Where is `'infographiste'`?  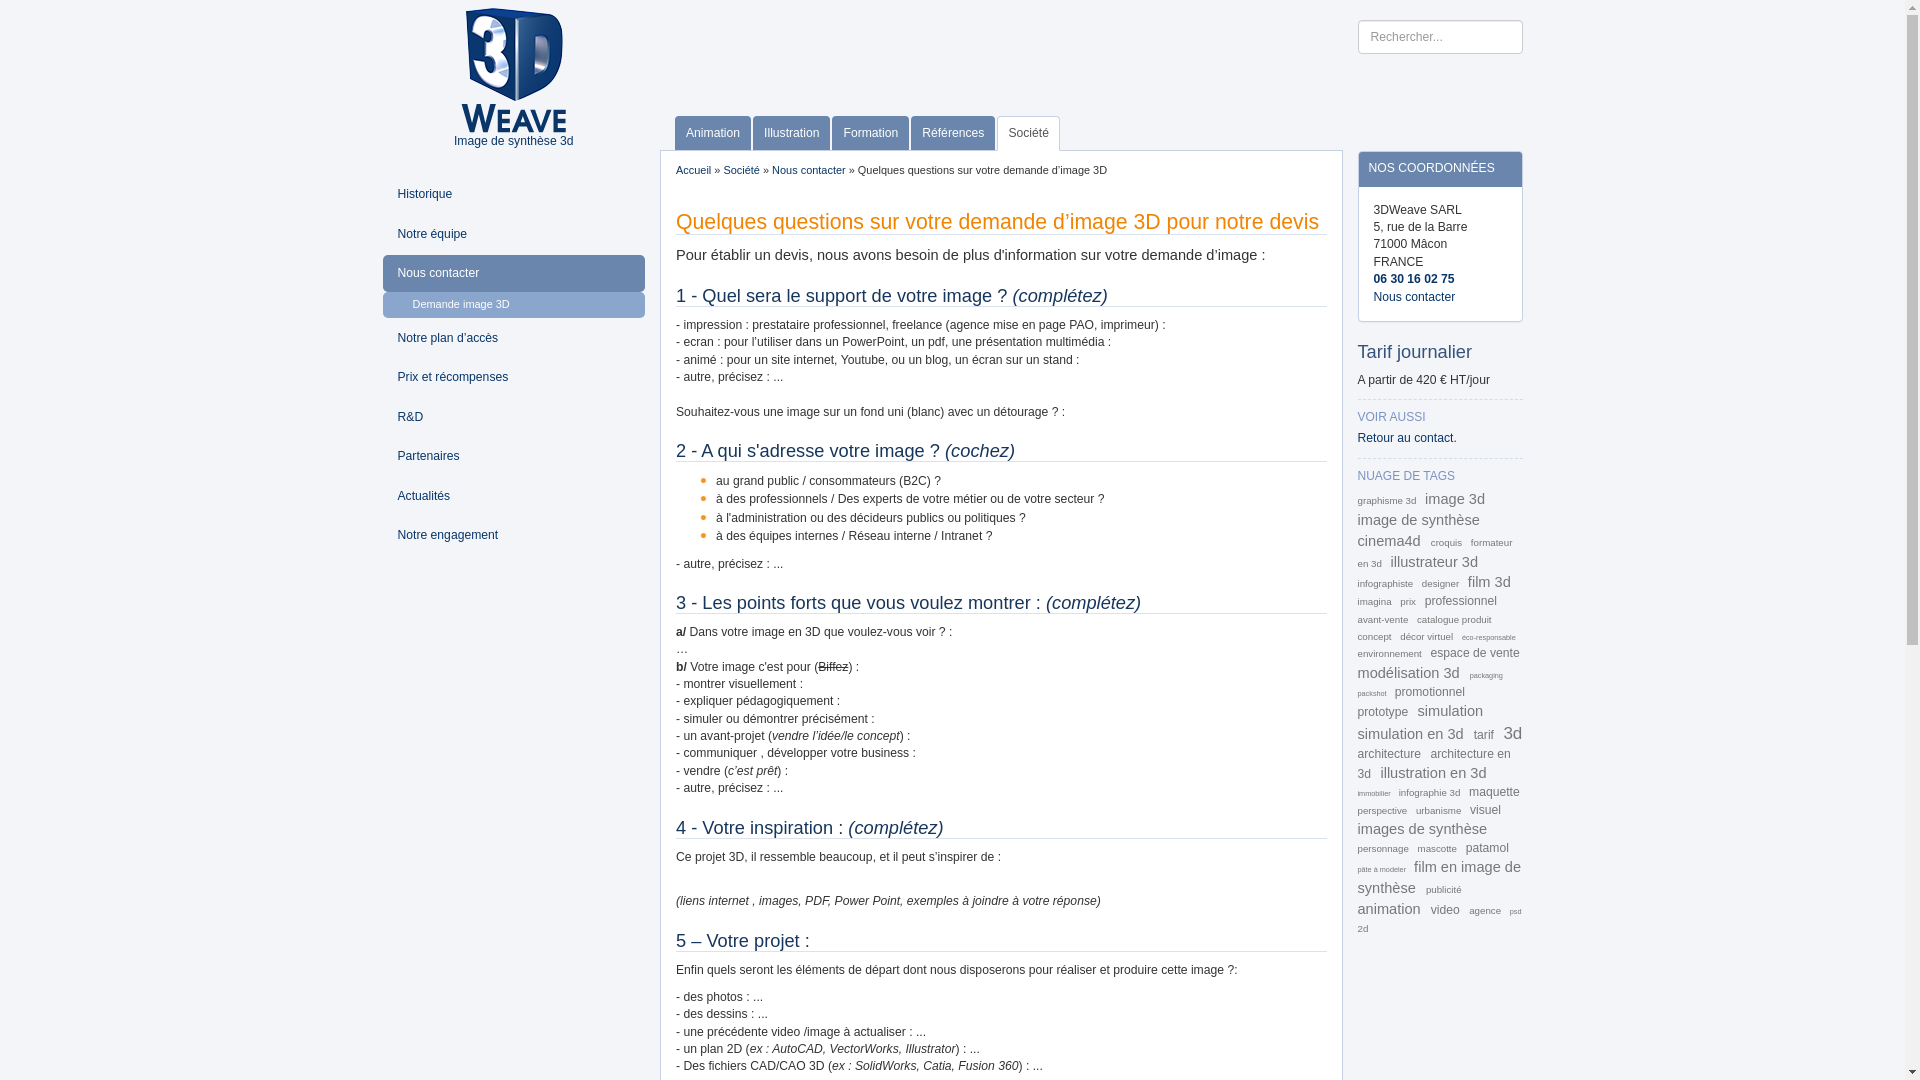
'infographiste' is located at coordinates (1386, 583).